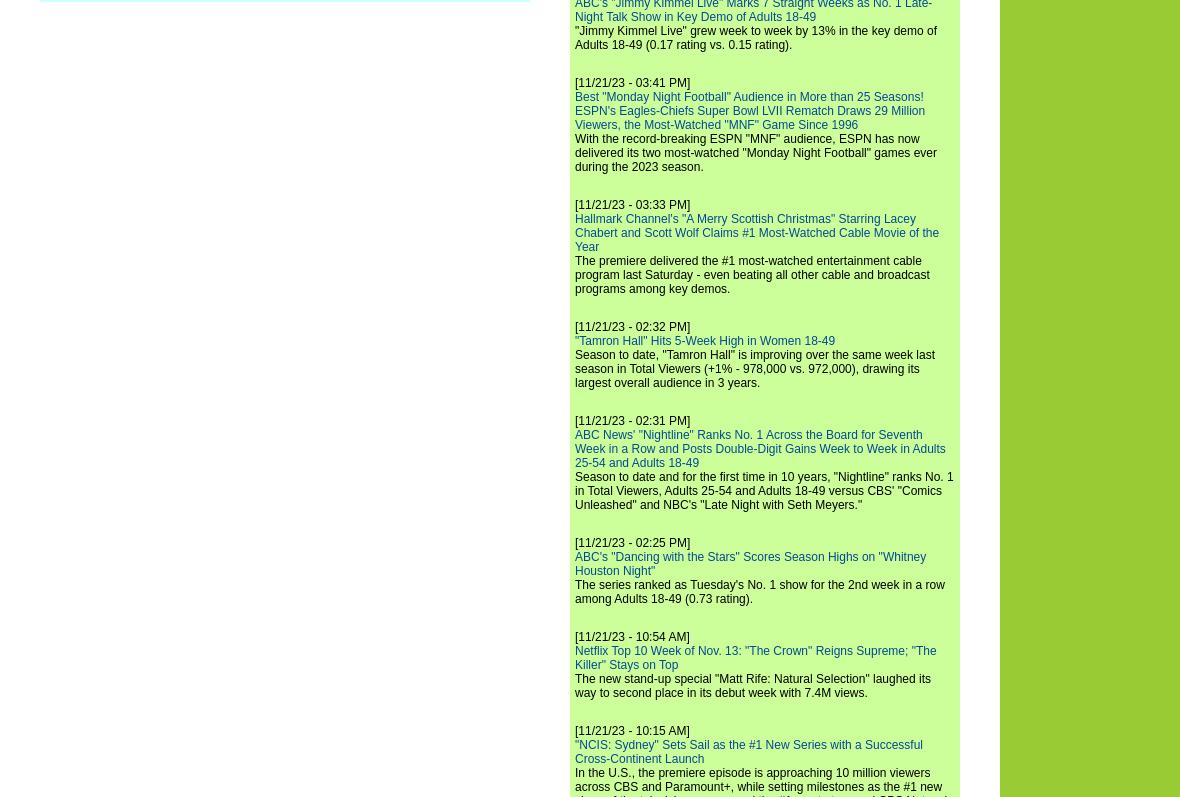 The height and width of the screenshot is (797, 1180). I want to click on 'Season to date and for the first time in 10 years, "Nightline" ranks No. 1 in Total Viewers, Adults 25-54 and Adults 18-49 versus CBS' "Comics Unleashed" and NBC's "Late Night with Seth Meyers."', so click(575, 490).